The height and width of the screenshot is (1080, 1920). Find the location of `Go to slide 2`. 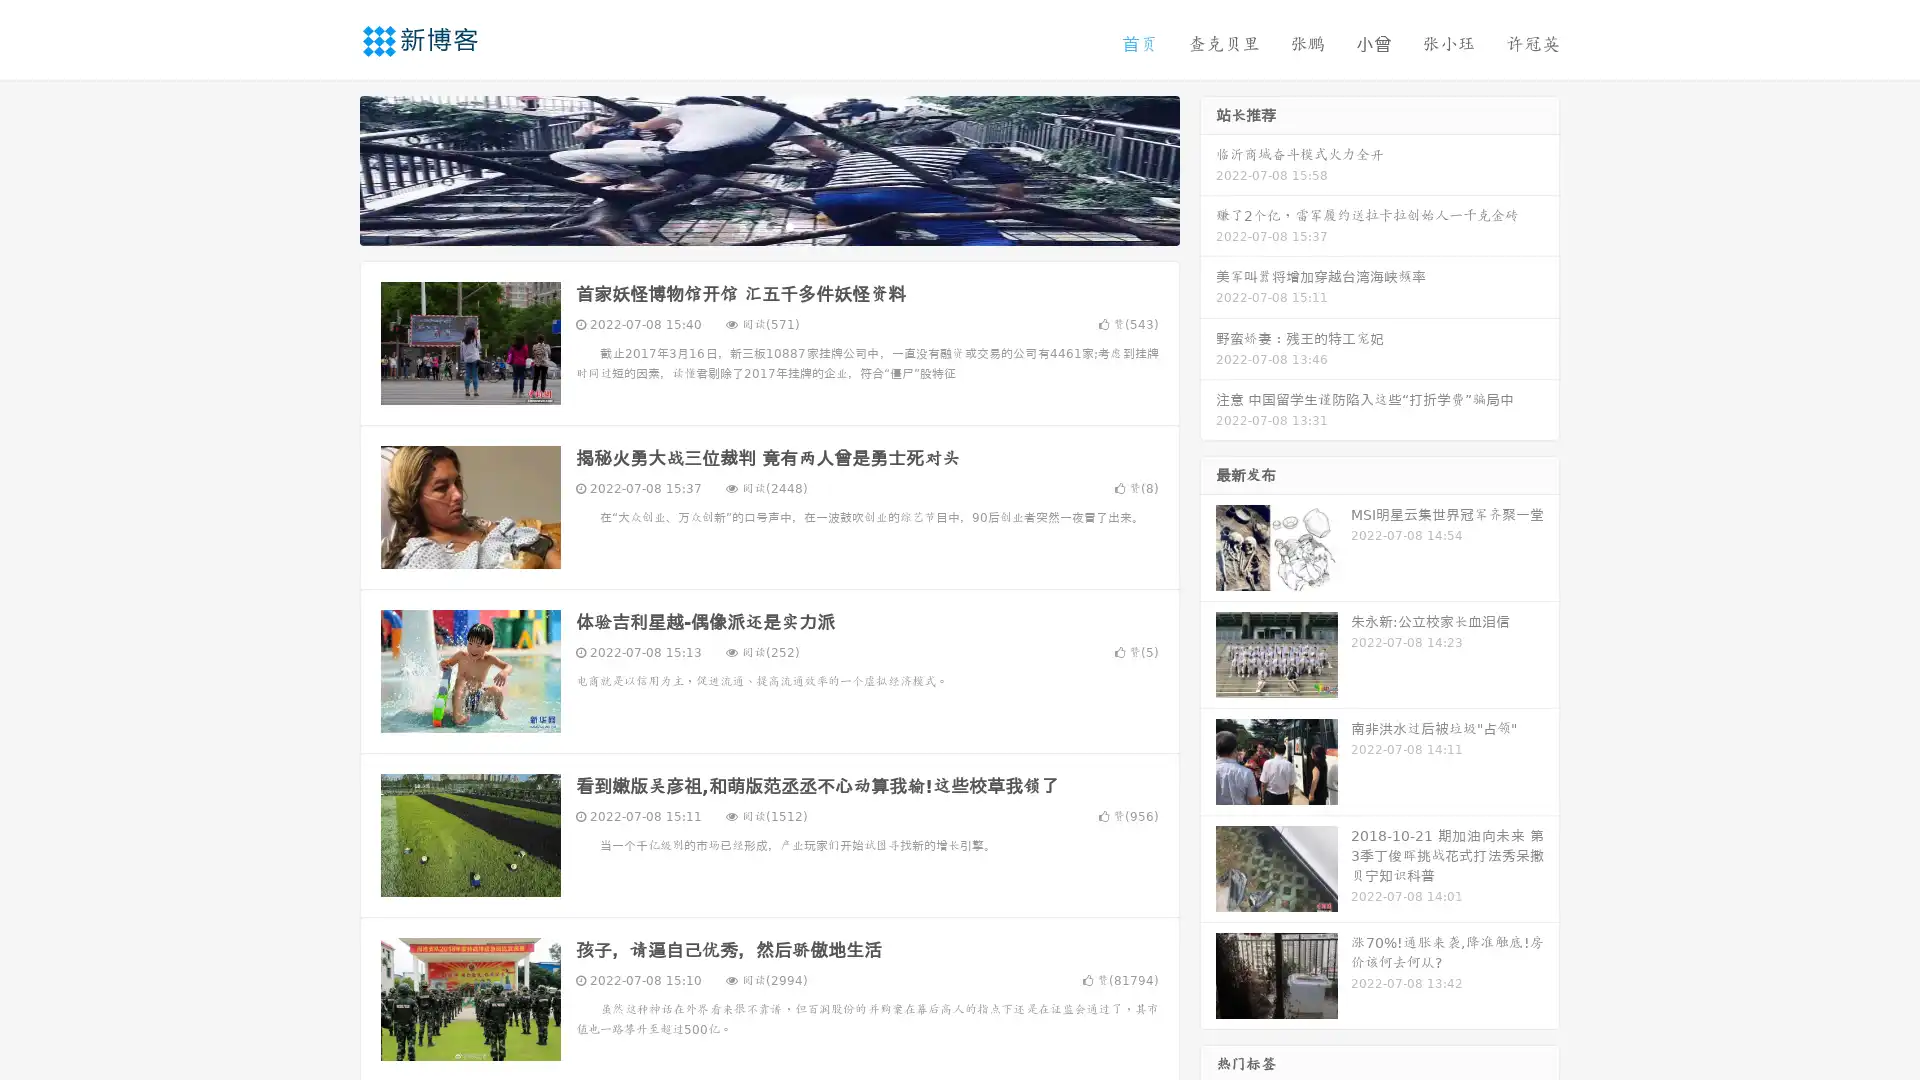

Go to slide 2 is located at coordinates (768, 225).